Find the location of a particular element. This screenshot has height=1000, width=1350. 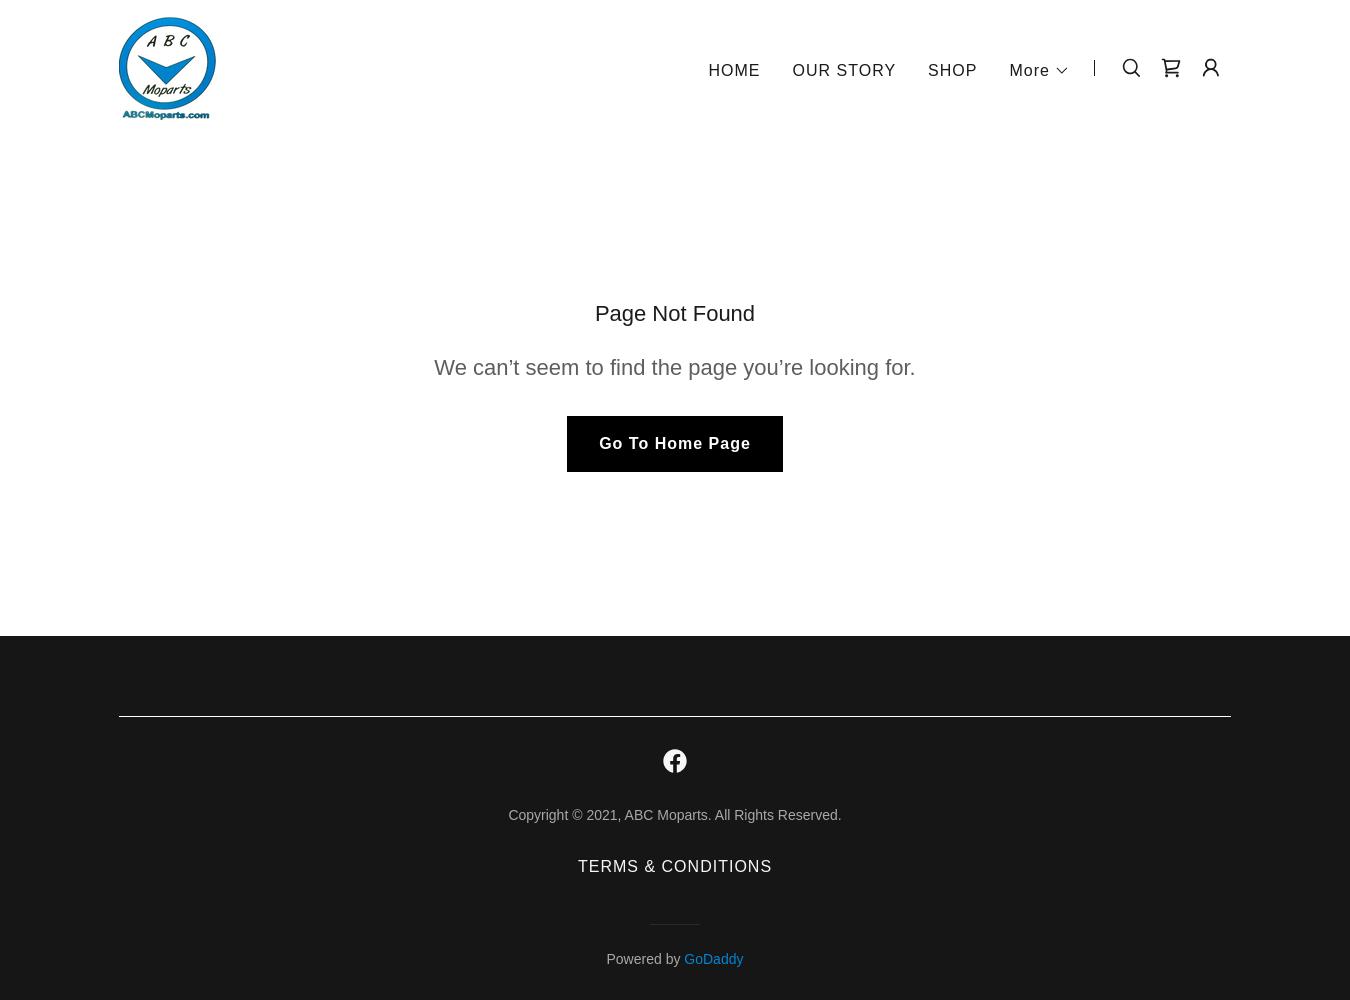

'We can’t seem to find the page you’re looking for.' is located at coordinates (674, 366).